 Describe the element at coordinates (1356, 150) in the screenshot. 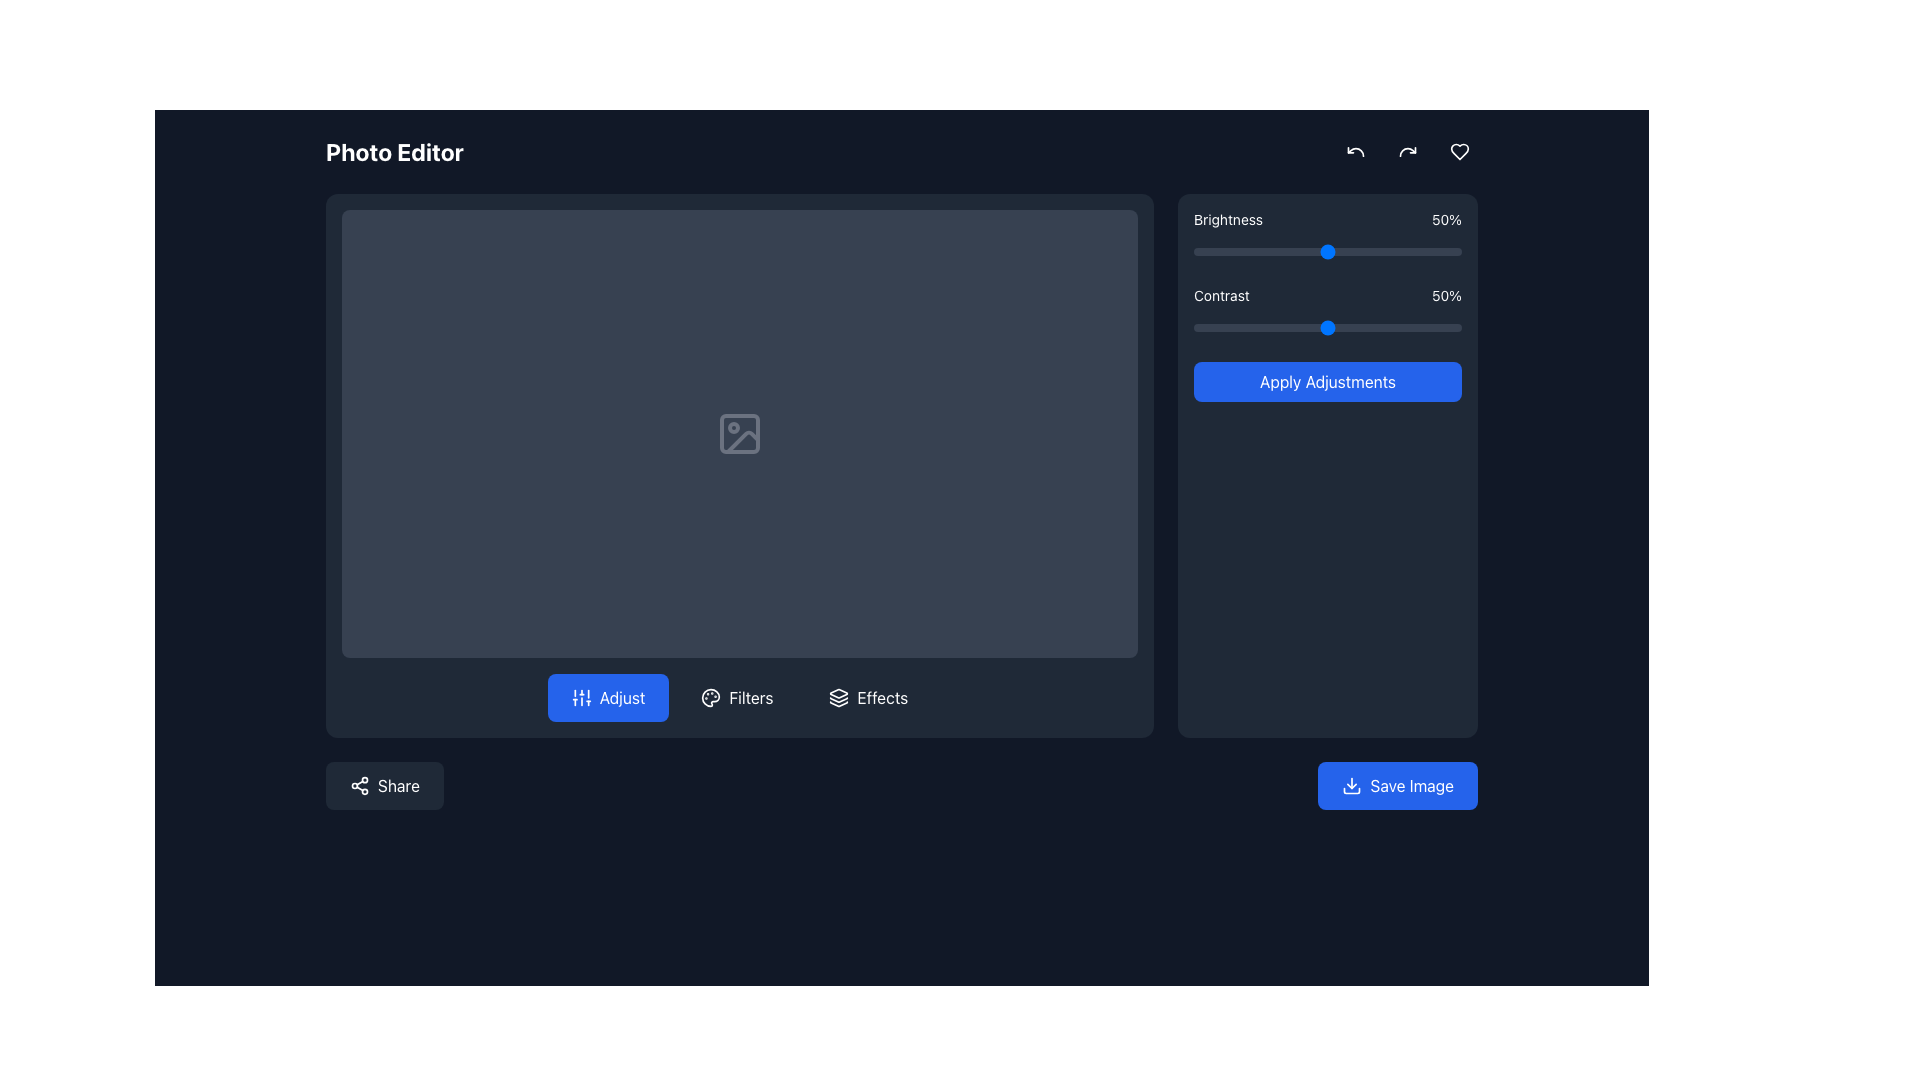

I see `the undo icon button located at the top-right corner of the interface, to the left of the redo icon` at that location.